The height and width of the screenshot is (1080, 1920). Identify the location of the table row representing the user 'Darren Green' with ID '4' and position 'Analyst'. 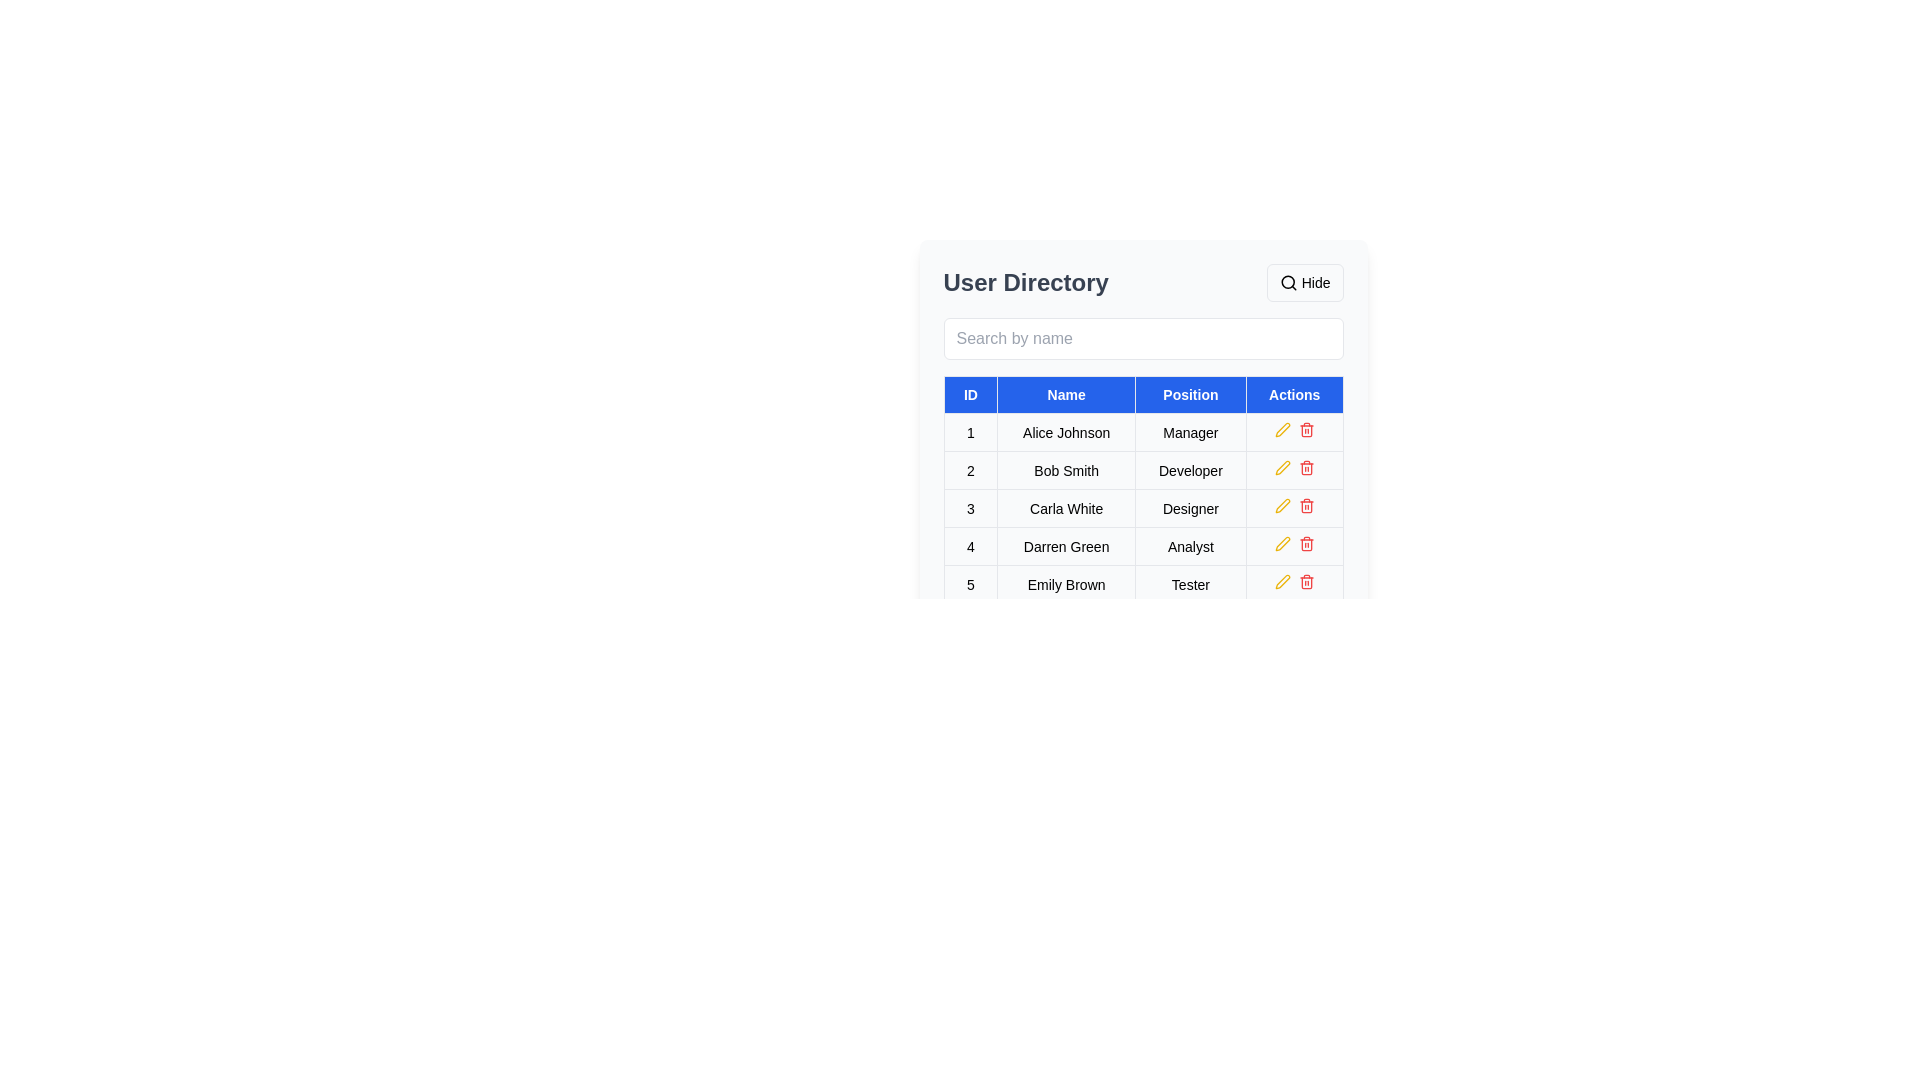
(1143, 546).